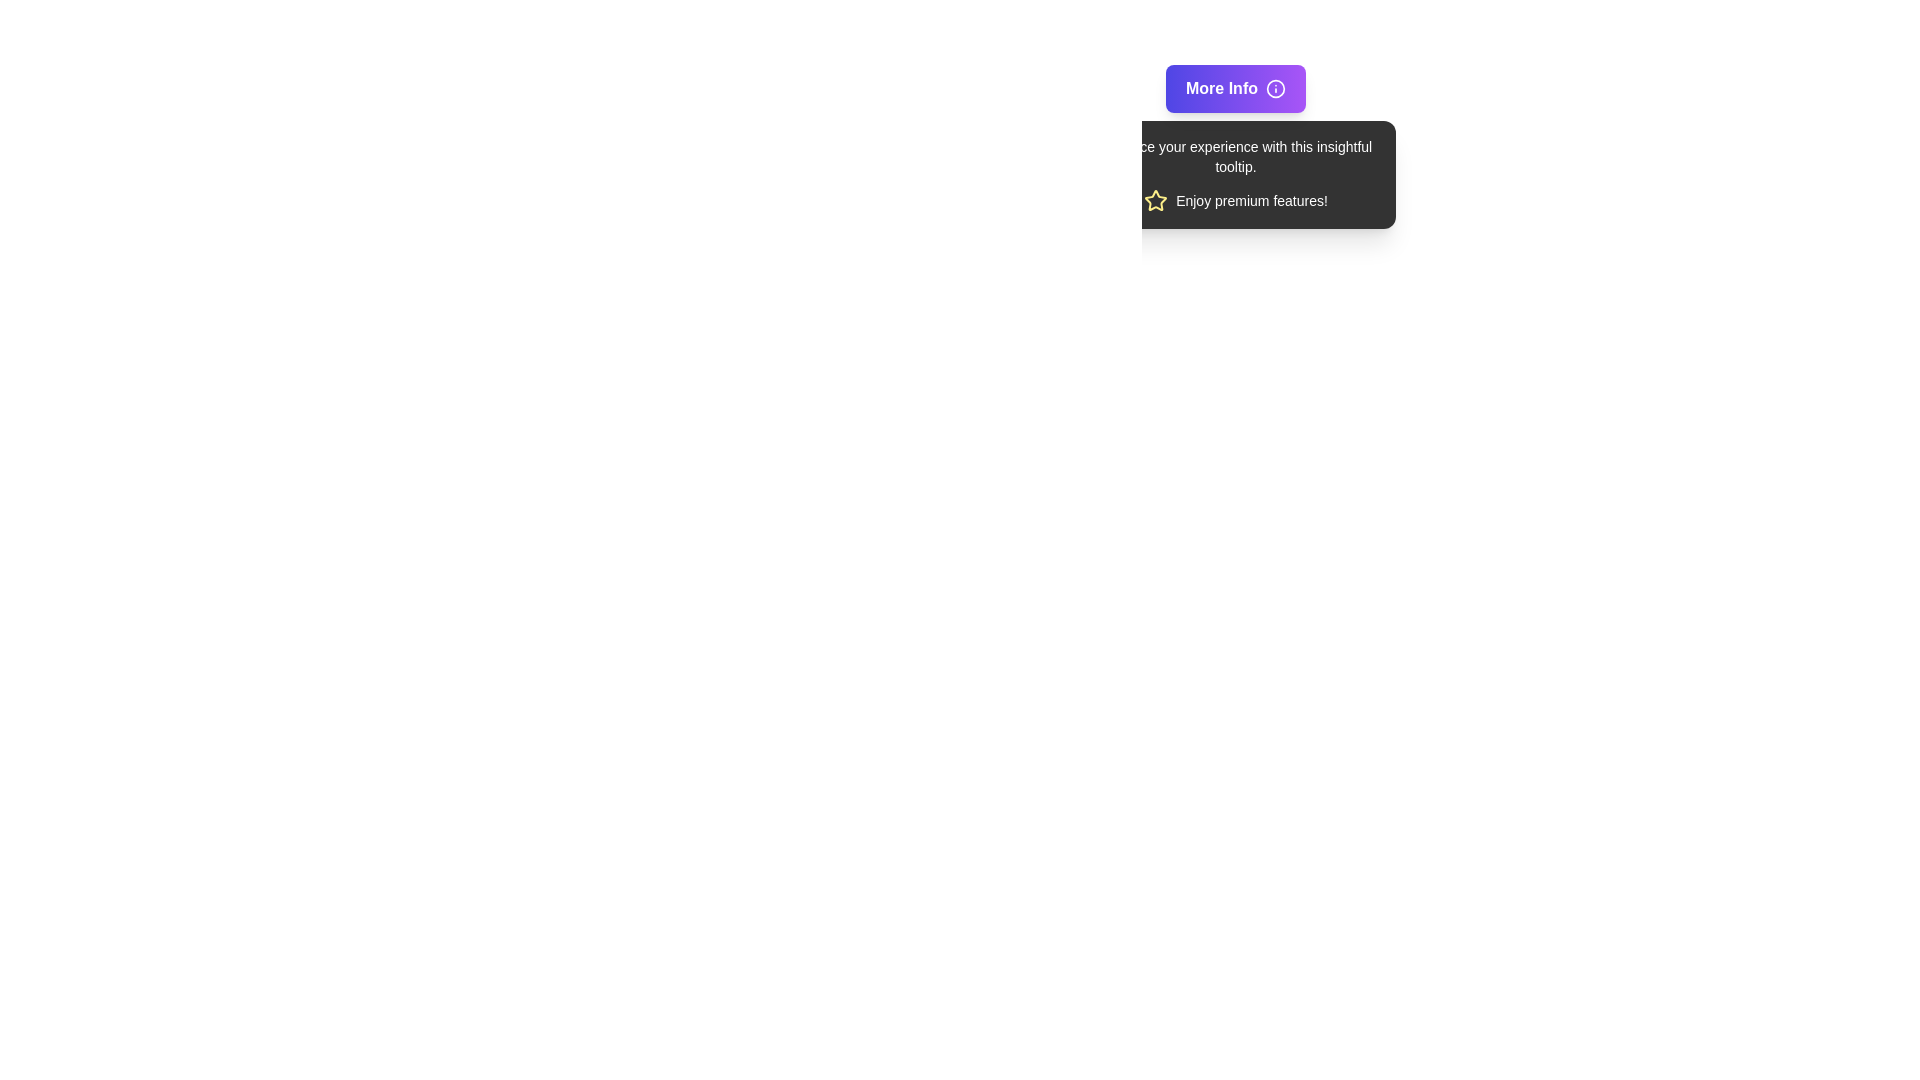 This screenshot has height=1080, width=1920. I want to click on the button located in the upper right section of the interface, so click(1235, 87).